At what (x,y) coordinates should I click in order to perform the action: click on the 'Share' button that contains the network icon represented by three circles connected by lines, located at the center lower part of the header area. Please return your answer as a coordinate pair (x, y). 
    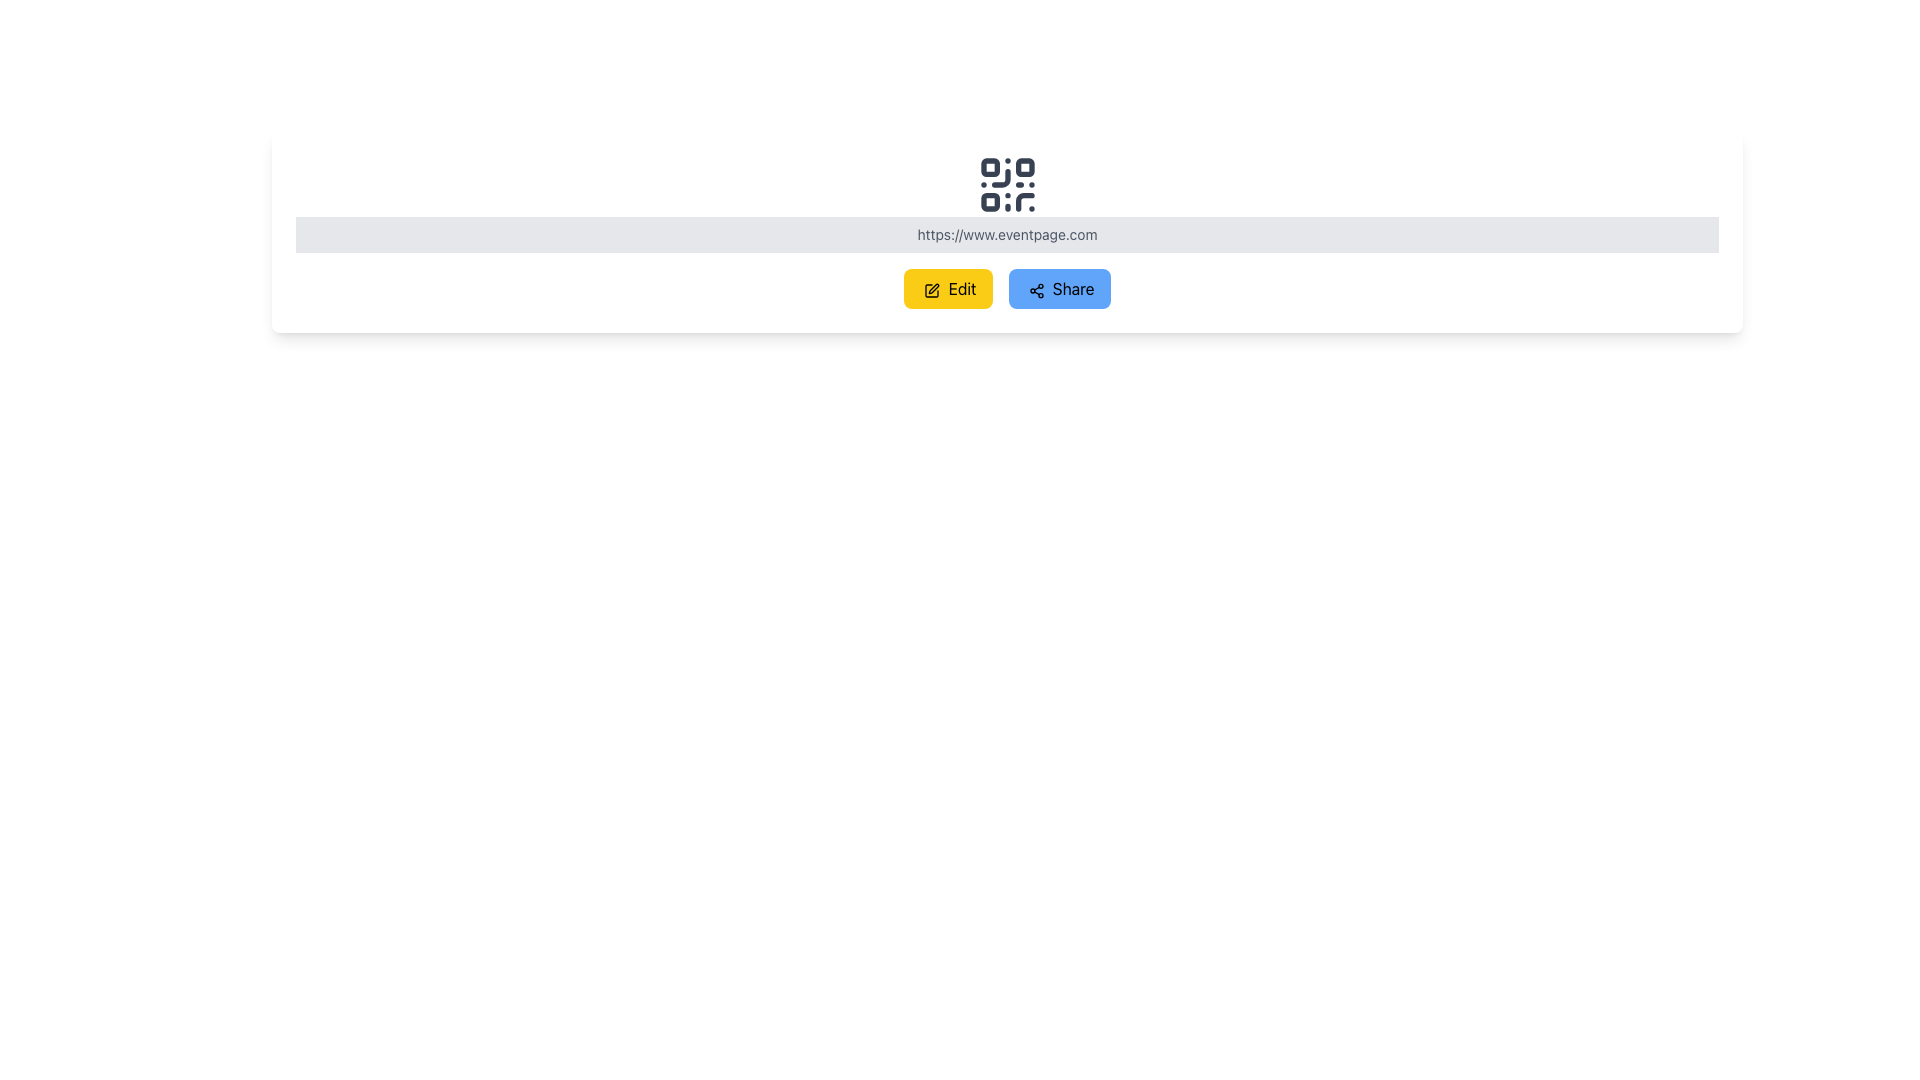
    Looking at the image, I should click on (1036, 290).